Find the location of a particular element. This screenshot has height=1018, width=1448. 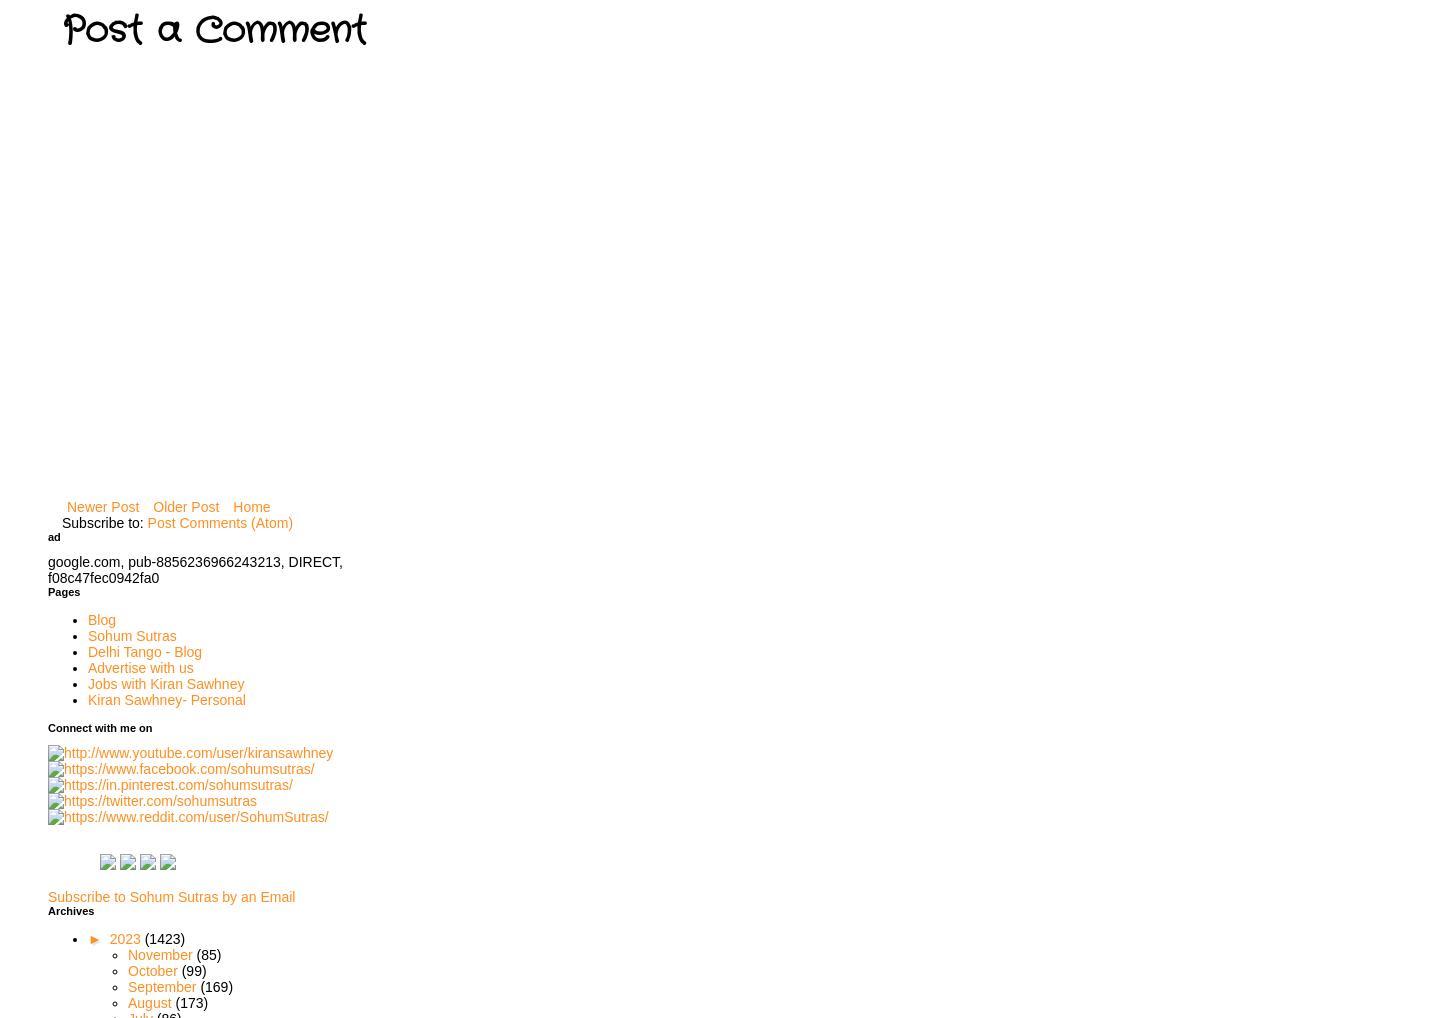

'Post Comments (Atom)' is located at coordinates (219, 521).